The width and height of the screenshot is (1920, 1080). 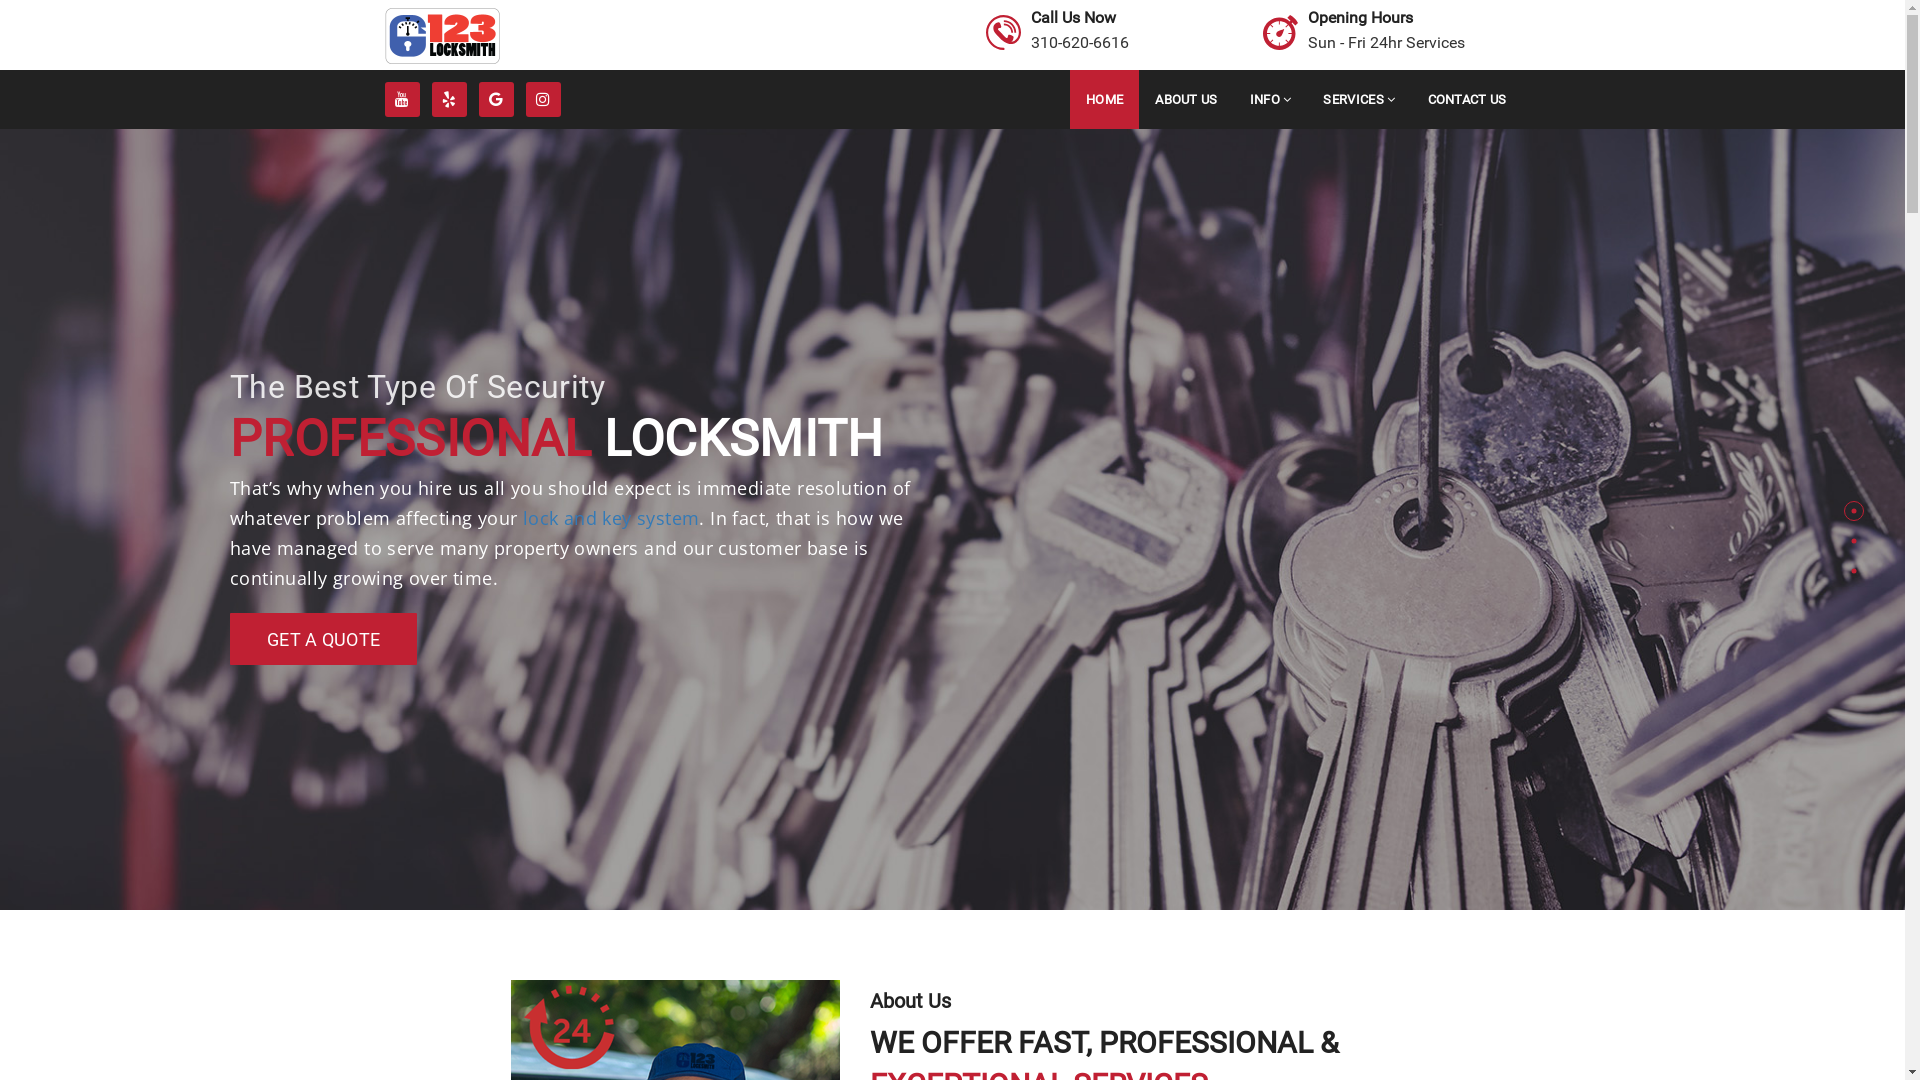 What do you see at coordinates (1358, 99) in the screenshot?
I see `'SERVICES'` at bounding box center [1358, 99].